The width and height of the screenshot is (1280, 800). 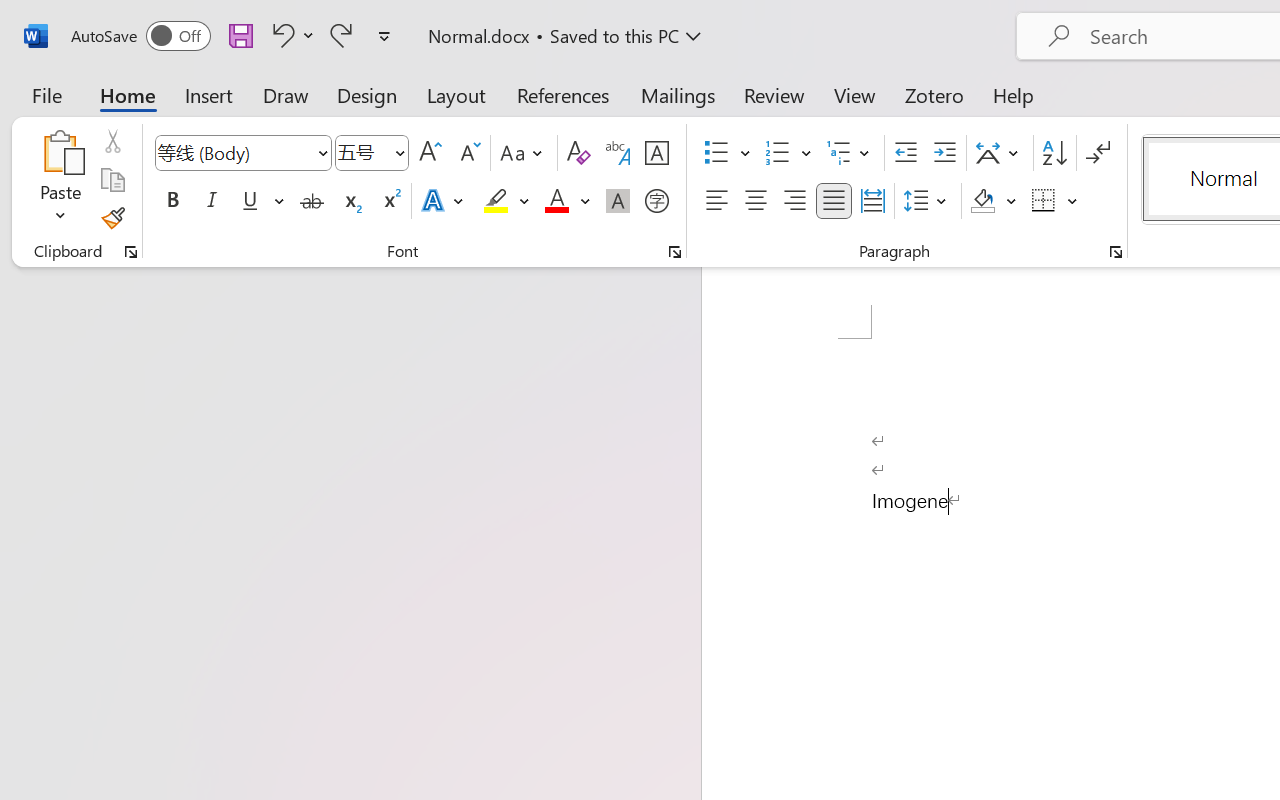 I want to click on 'Shading RGB(0, 0, 0)', so click(x=983, y=201).